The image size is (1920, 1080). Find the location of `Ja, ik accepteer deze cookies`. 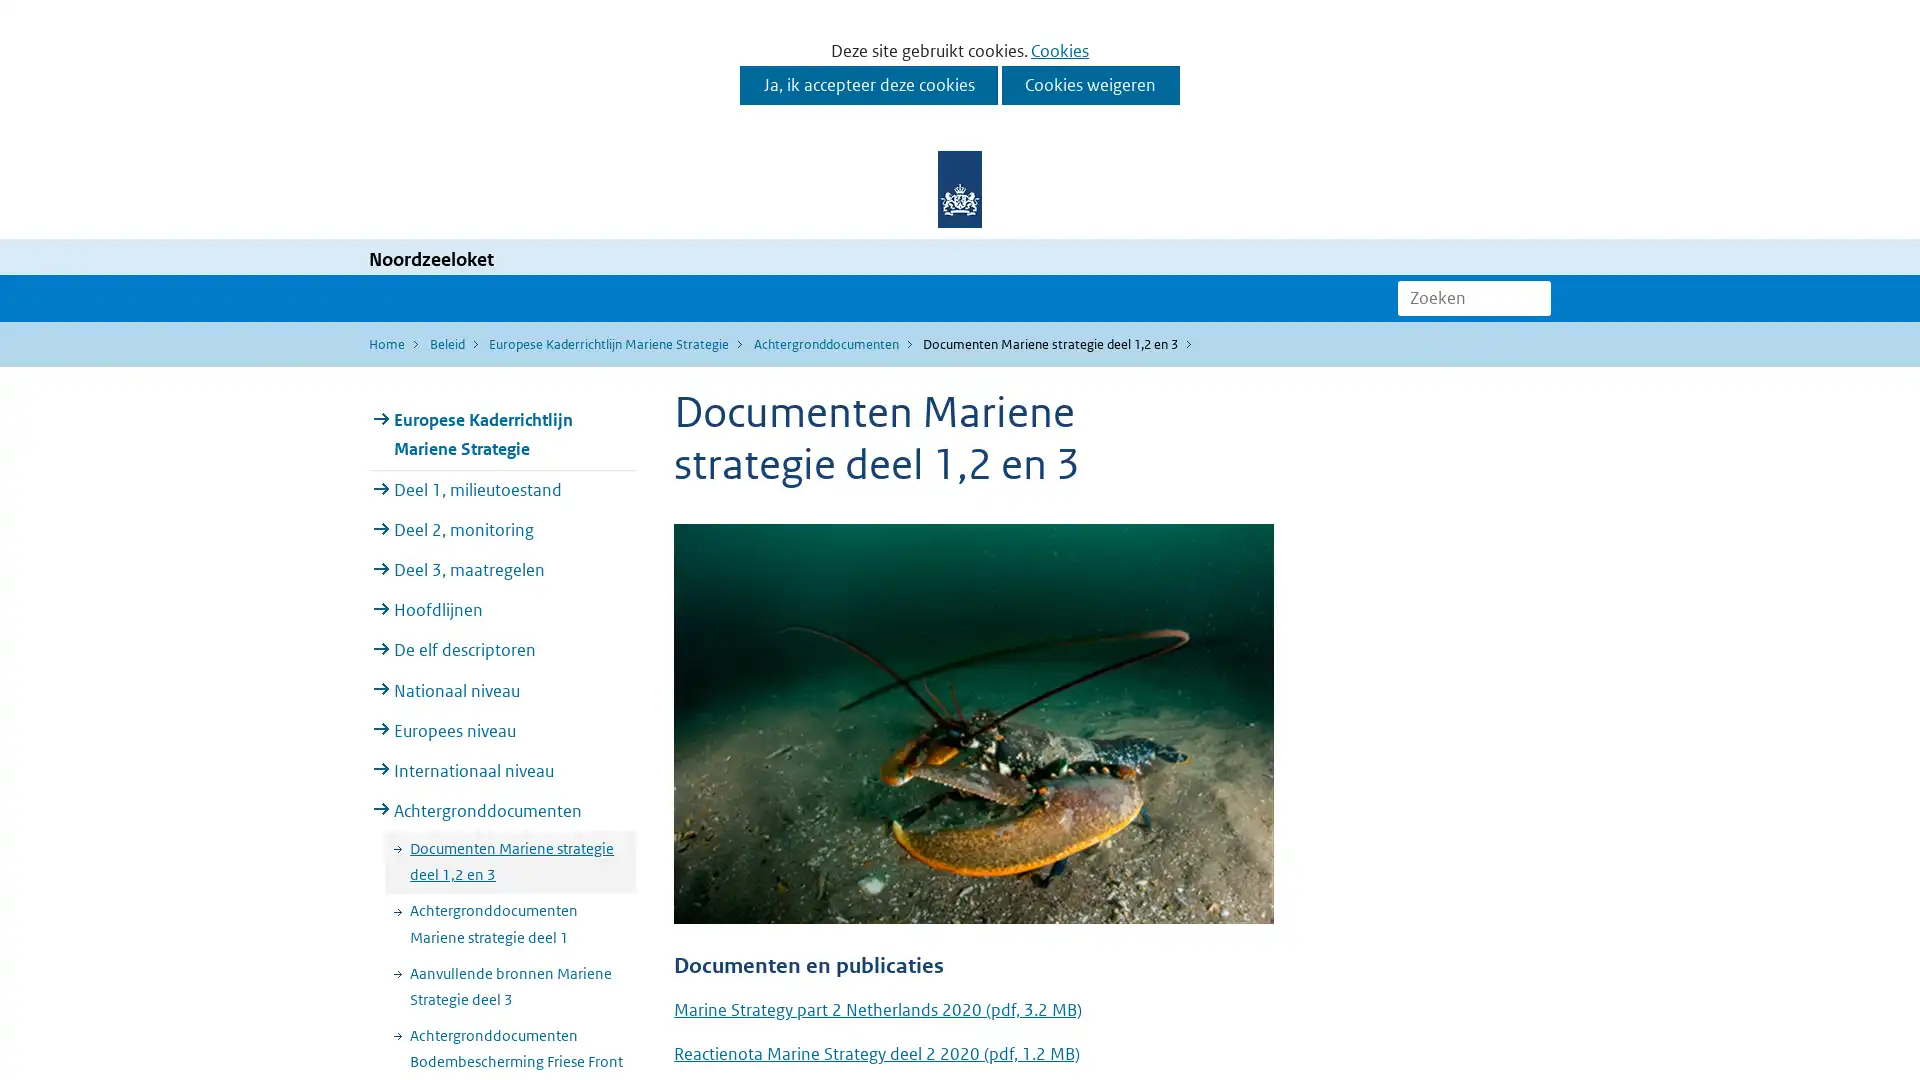

Ja, ik accepteer deze cookies is located at coordinates (868, 84).